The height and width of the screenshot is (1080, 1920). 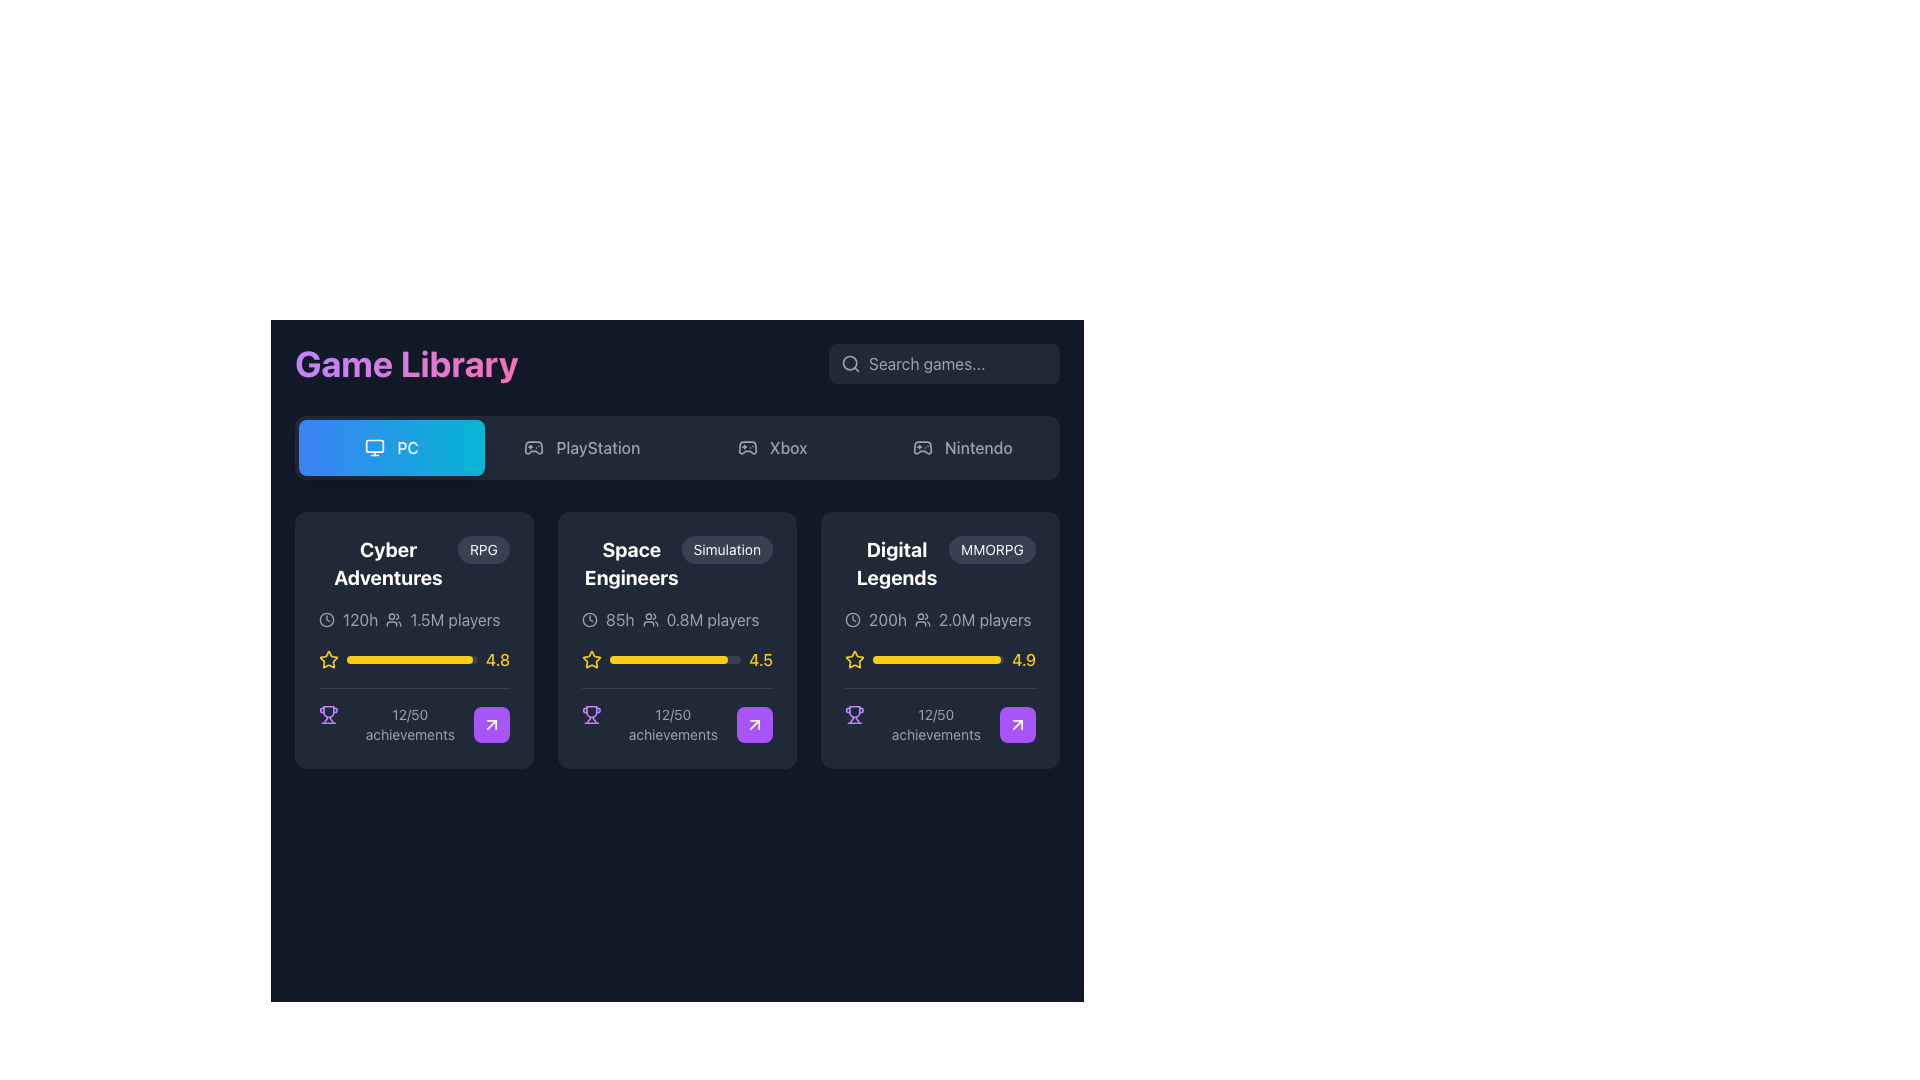 I want to click on the magnifying glass icon located within the search bar at the top right corner of the interface, adjacent to the placeholder text 'Search games...', so click(x=850, y=363).